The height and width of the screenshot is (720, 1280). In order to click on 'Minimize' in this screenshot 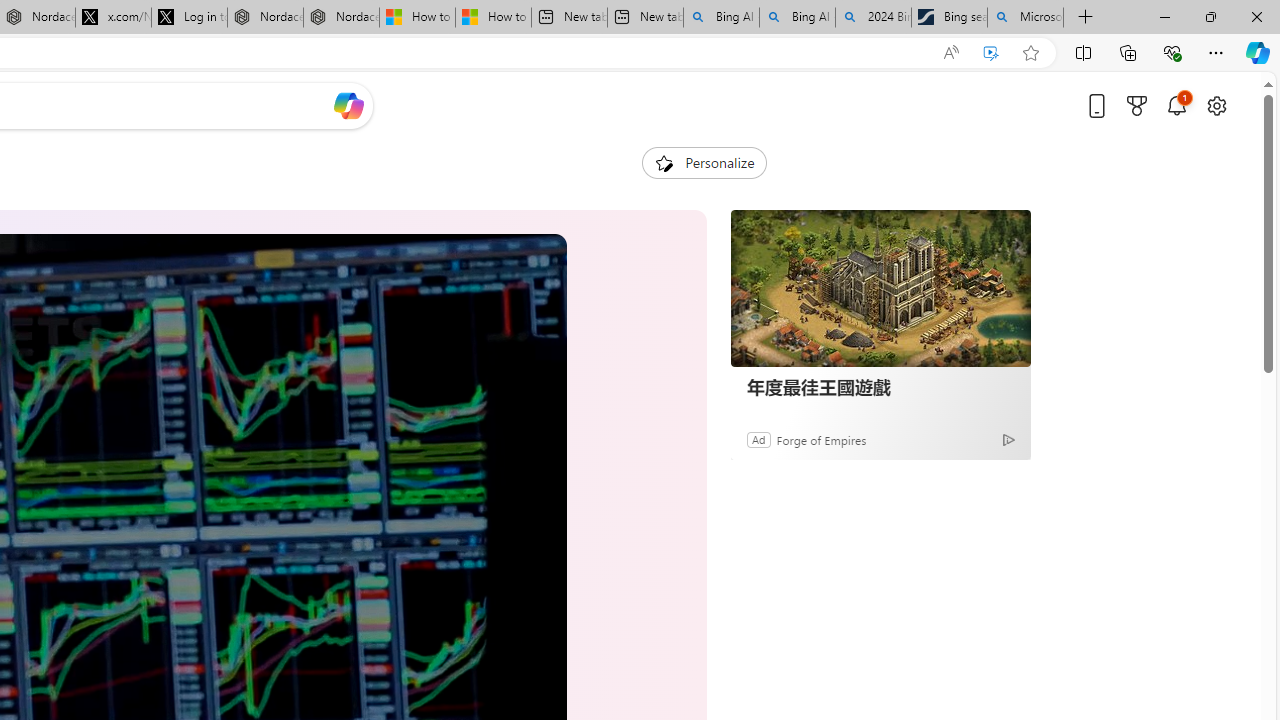, I will do `click(1164, 16)`.